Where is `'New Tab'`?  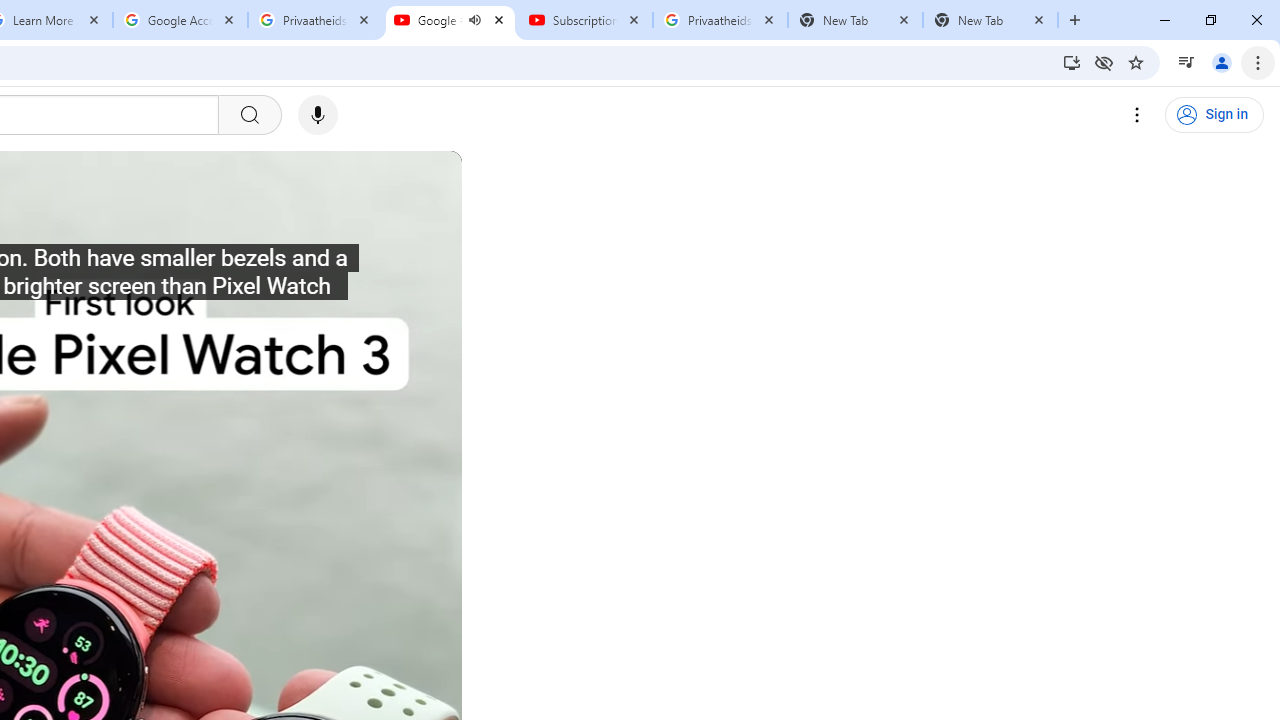
'New Tab' is located at coordinates (990, 20).